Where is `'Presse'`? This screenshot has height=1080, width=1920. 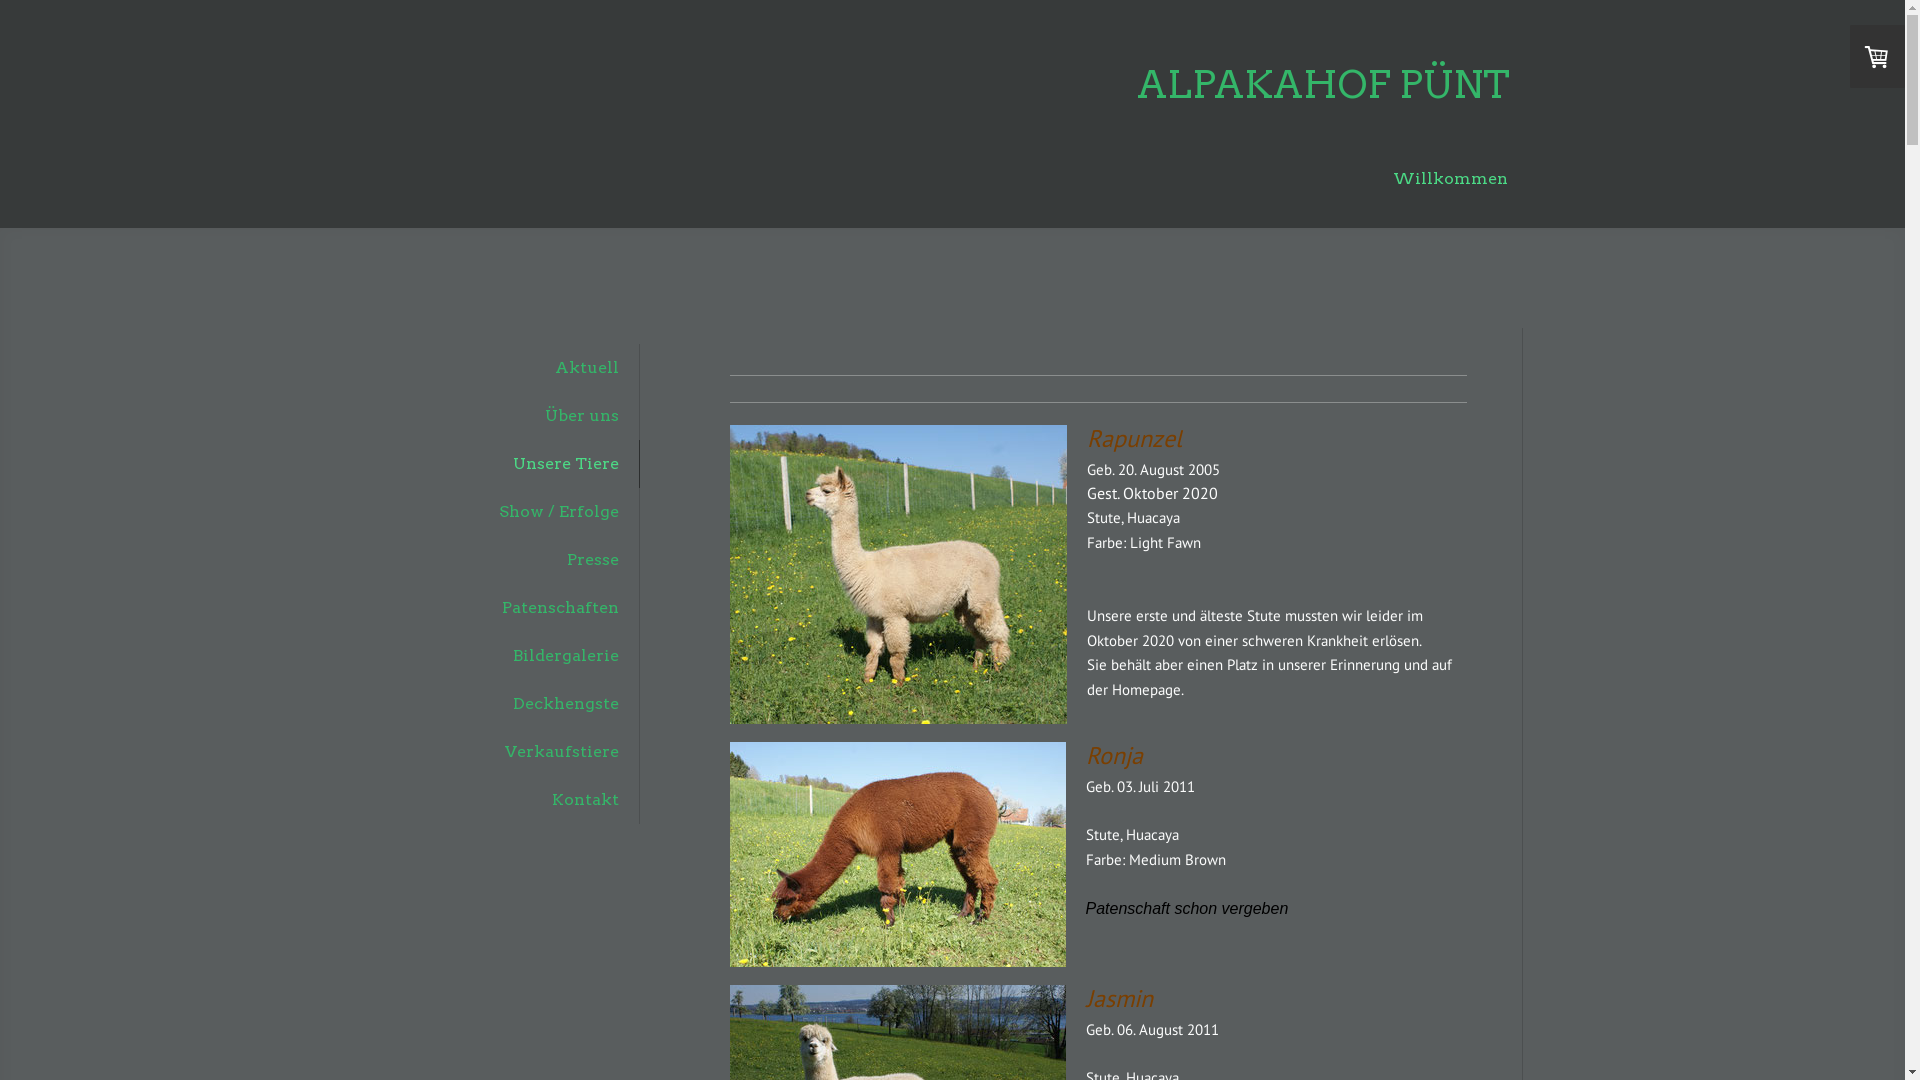 'Presse' is located at coordinates (531, 559).